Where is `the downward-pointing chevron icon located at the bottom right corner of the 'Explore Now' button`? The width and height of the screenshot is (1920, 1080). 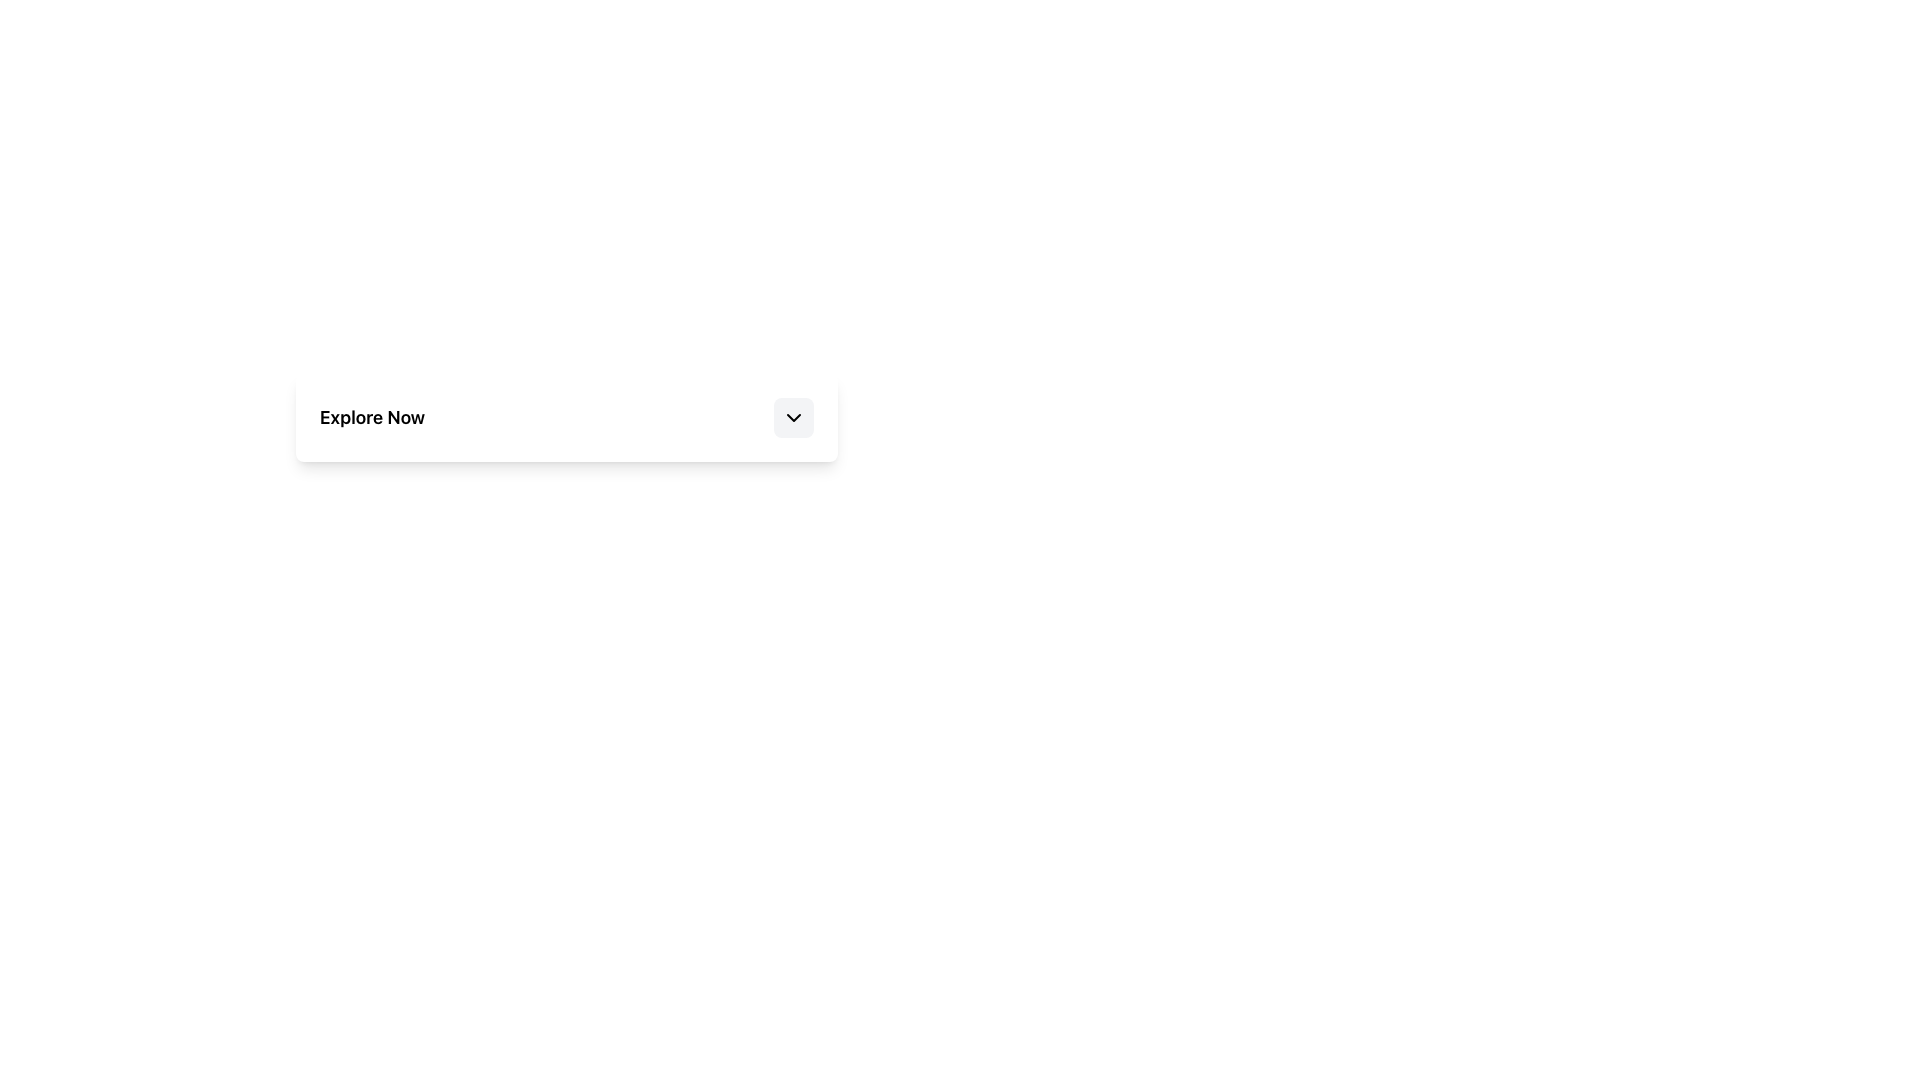
the downward-pointing chevron icon located at the bottom right corner of the 'Explore Now' button is located at coordinates (792, 416).